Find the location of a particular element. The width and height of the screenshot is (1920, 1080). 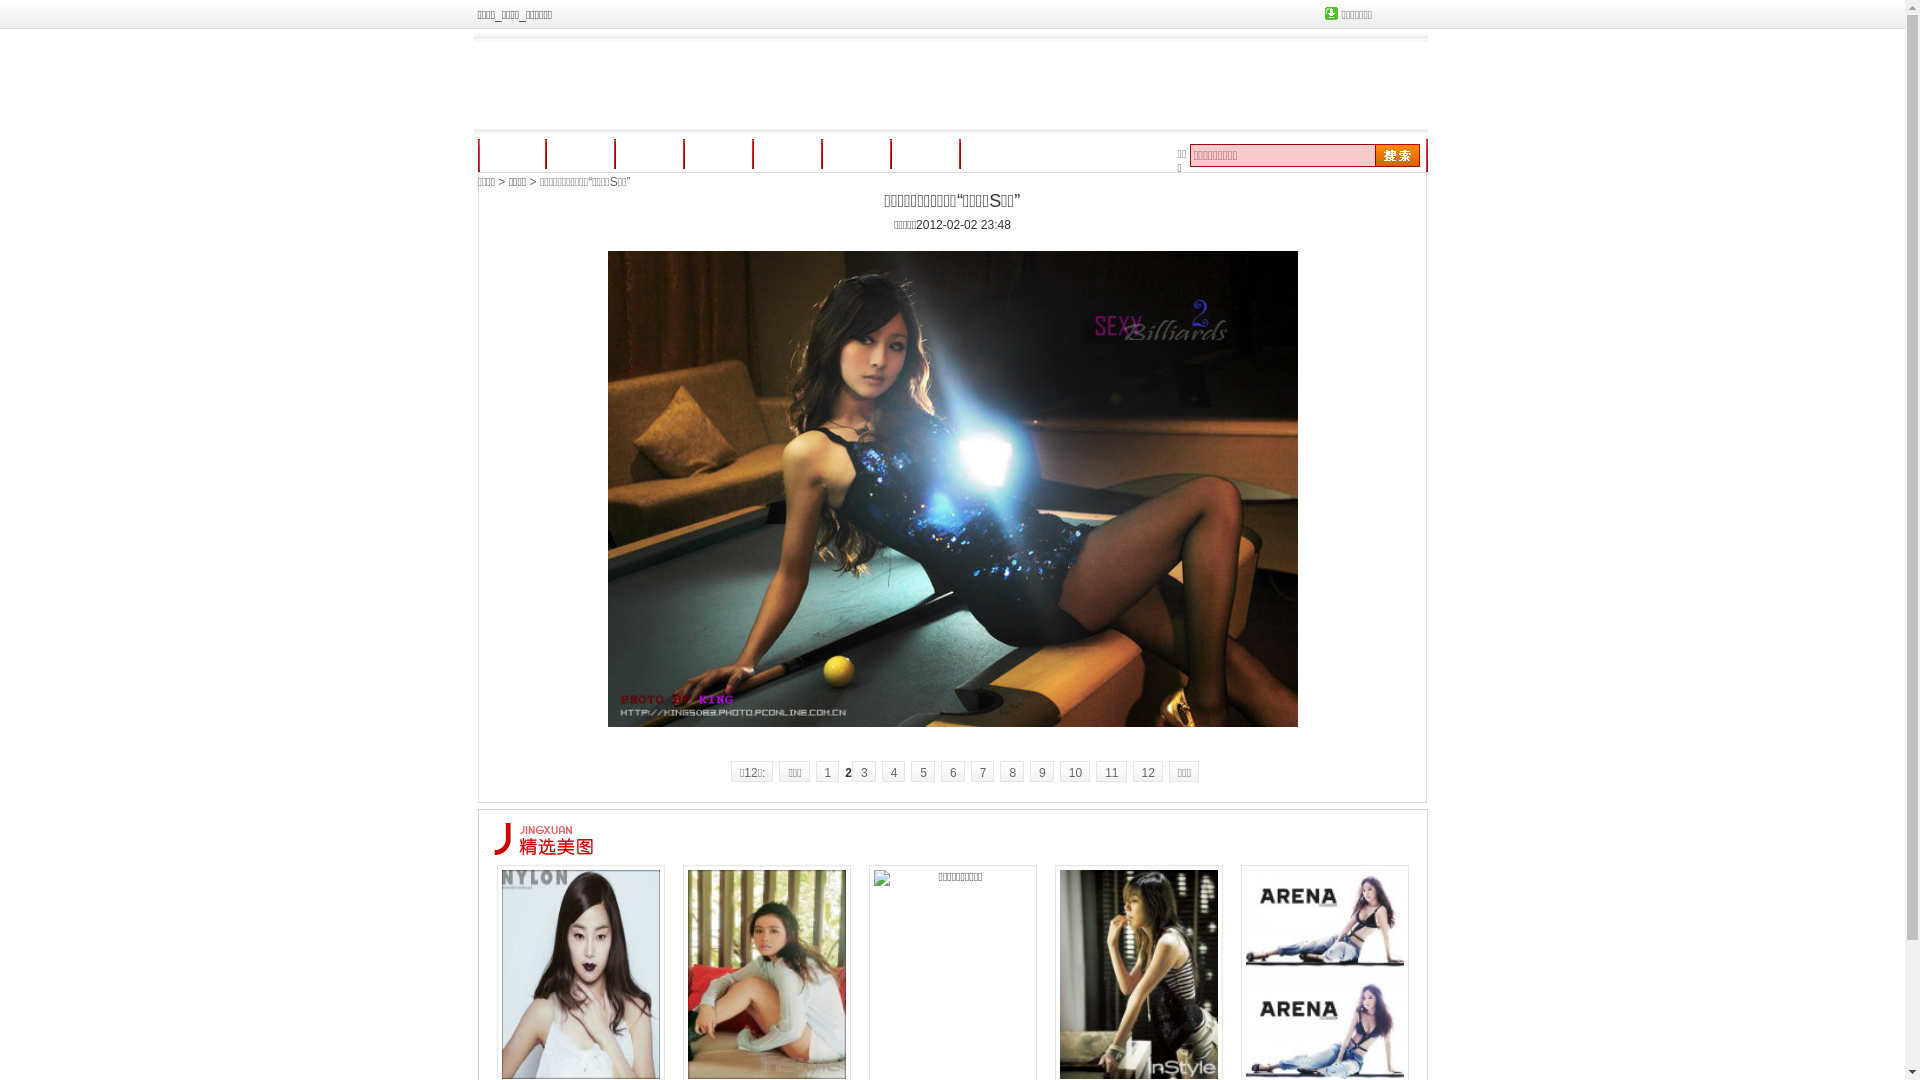

'1' is located at coordinates (828, 770).